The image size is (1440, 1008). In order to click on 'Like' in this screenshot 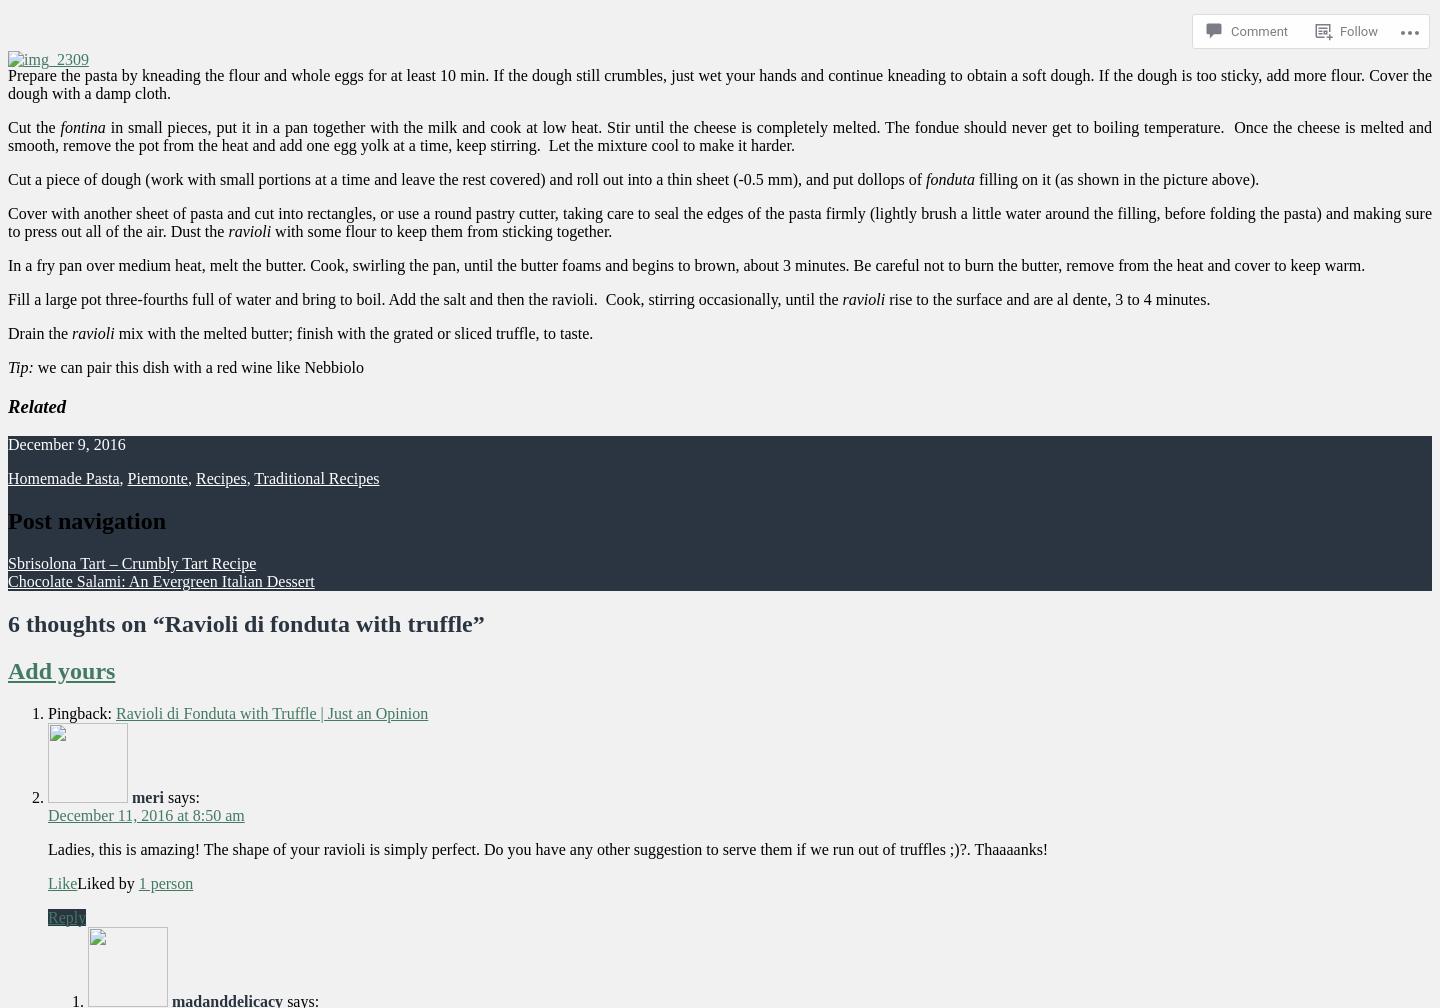, I will do `click(62, 882)`.